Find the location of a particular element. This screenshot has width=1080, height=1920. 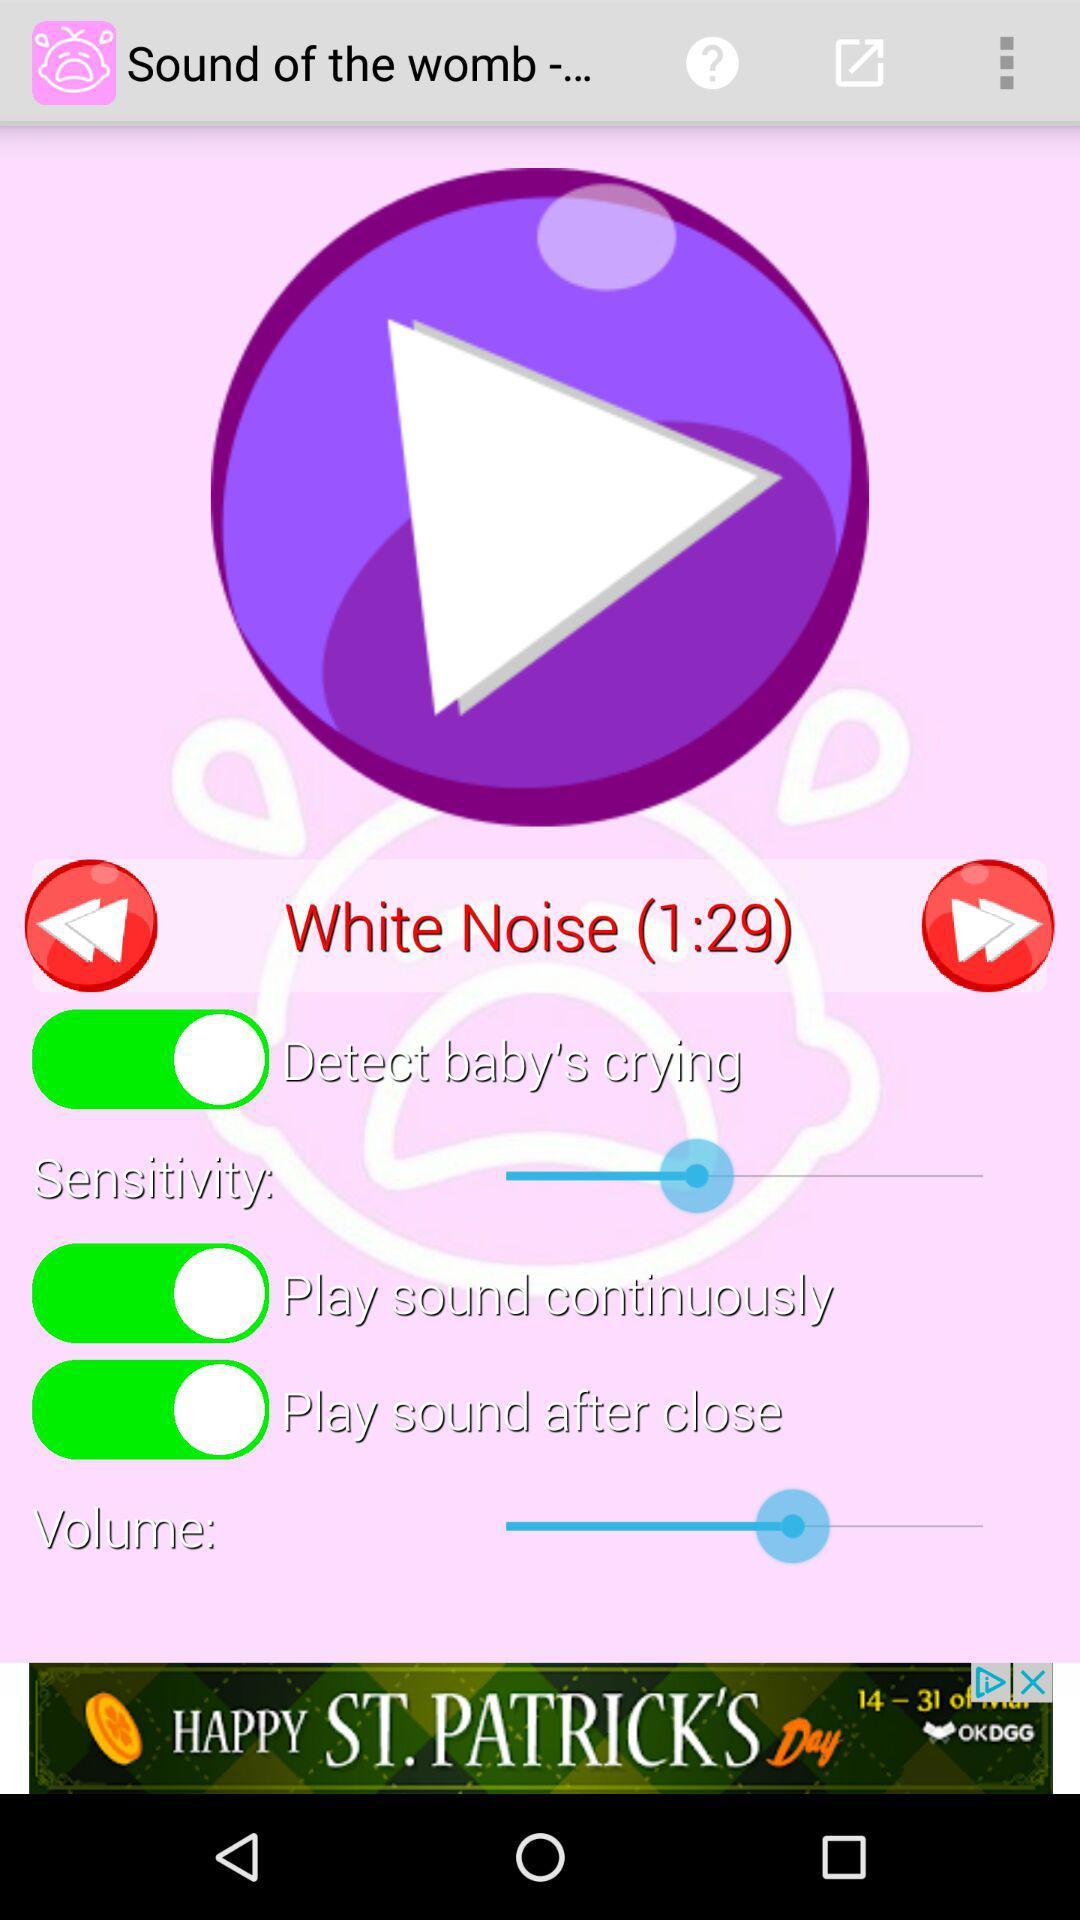

next sound is located at coordinates (987, 924).